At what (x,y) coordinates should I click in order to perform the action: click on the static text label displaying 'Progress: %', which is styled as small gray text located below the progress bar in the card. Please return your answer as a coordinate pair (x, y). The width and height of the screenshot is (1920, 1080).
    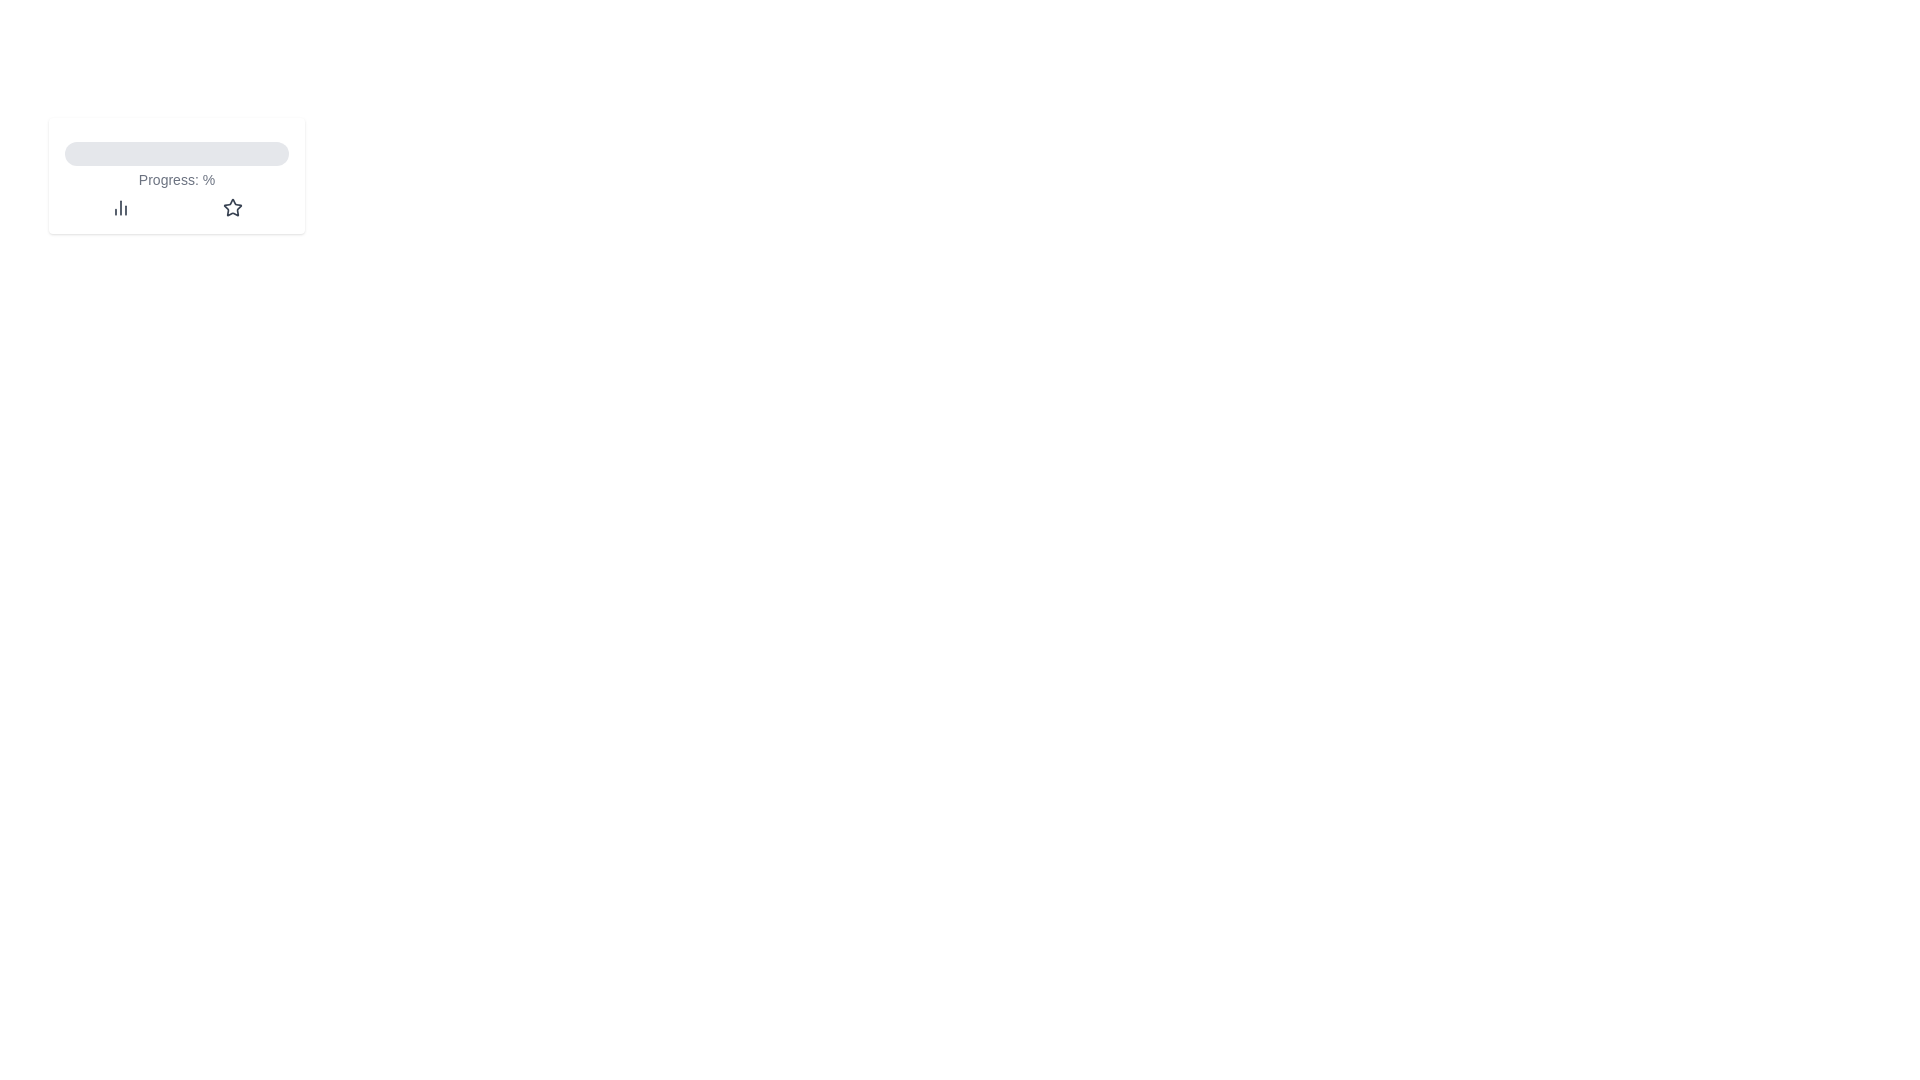
    Looking at the image, I should click on (177, 180).